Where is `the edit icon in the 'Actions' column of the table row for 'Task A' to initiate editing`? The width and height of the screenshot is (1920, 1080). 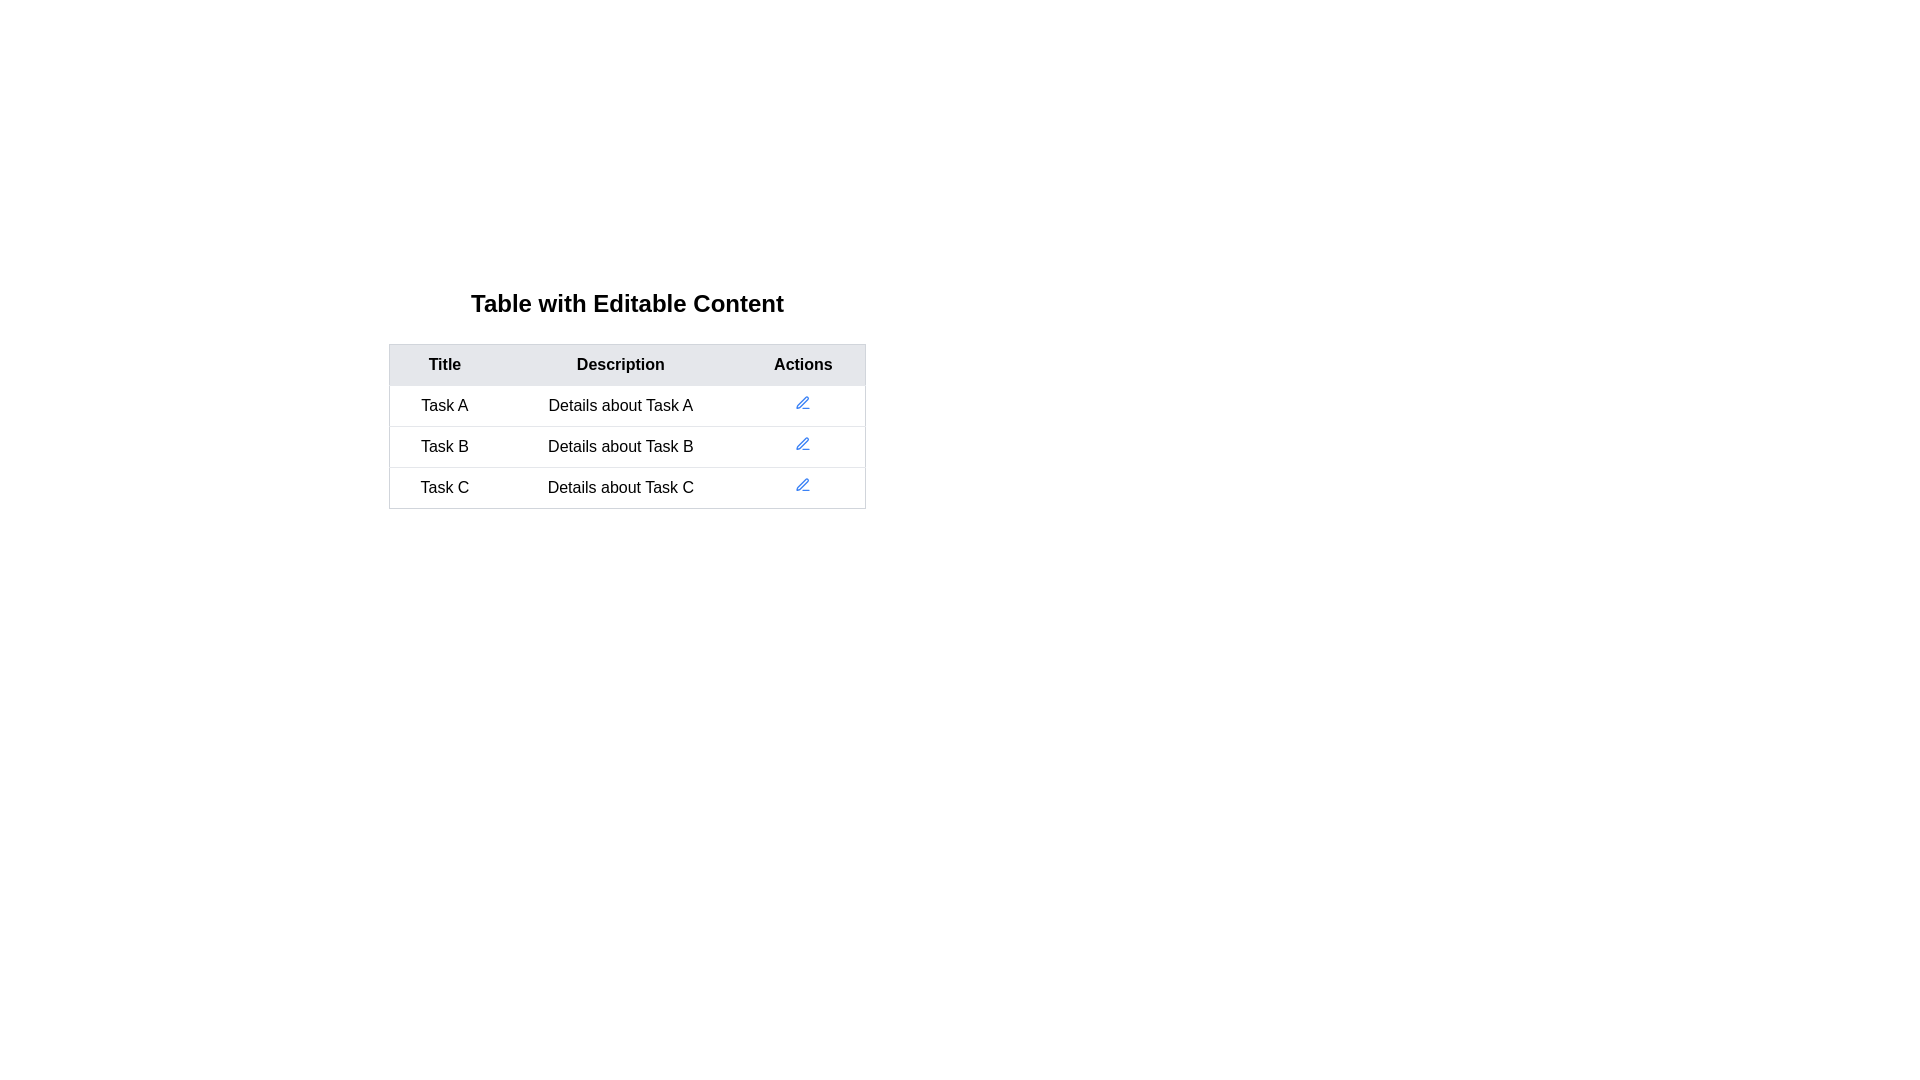
the edit icon in the 'Actions' column of the table row for 'Task A' to initiate editing is located at coordinates (803, 402).